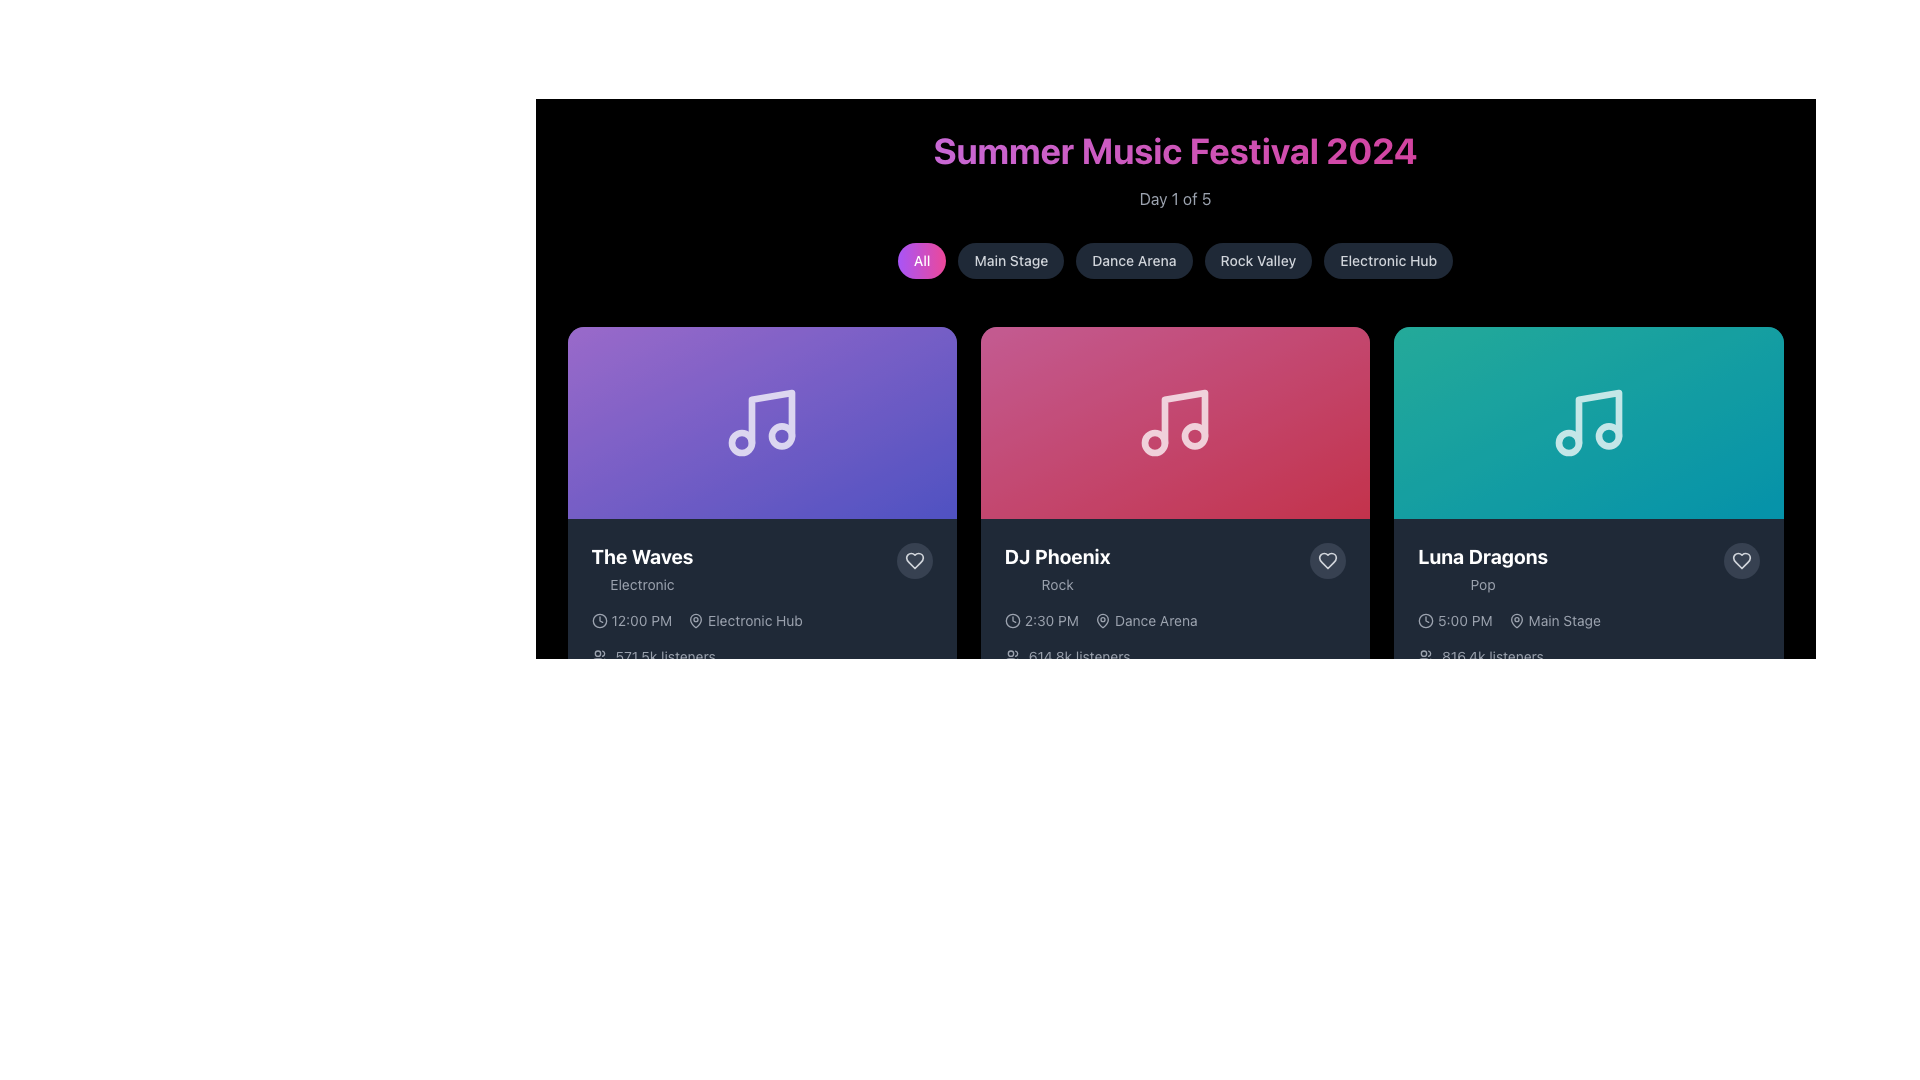 Image resolution: width=1920 pixels, height=1080 pixels. I want to click on the musical note icon with a modern, minimalistic design, located centrally within the top section of the card titled 'The Waves', so click(761, 422).